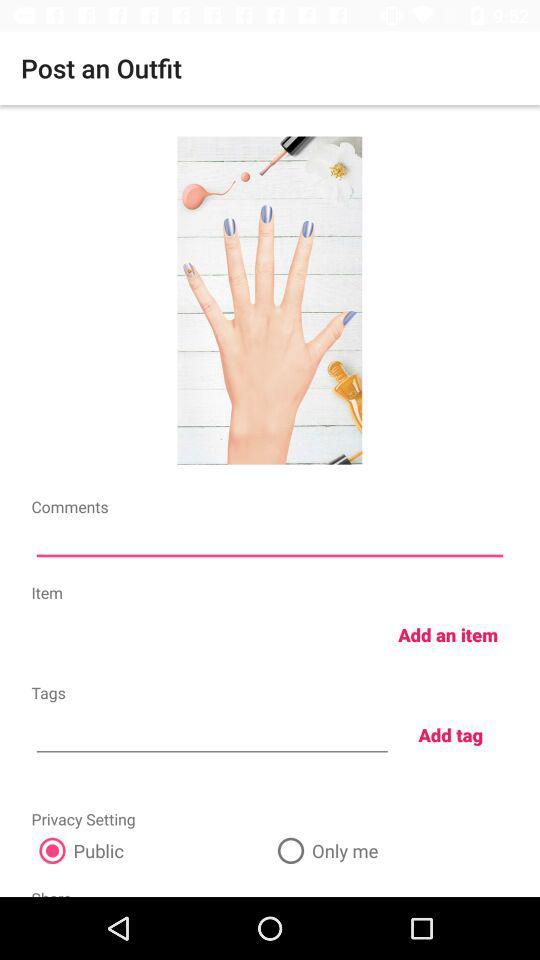 Image resolution: width=540 pixels, height=960 pixels. Describe the element at coordinates (270, 541) in the screenshot. I see `coments in box` at that location.